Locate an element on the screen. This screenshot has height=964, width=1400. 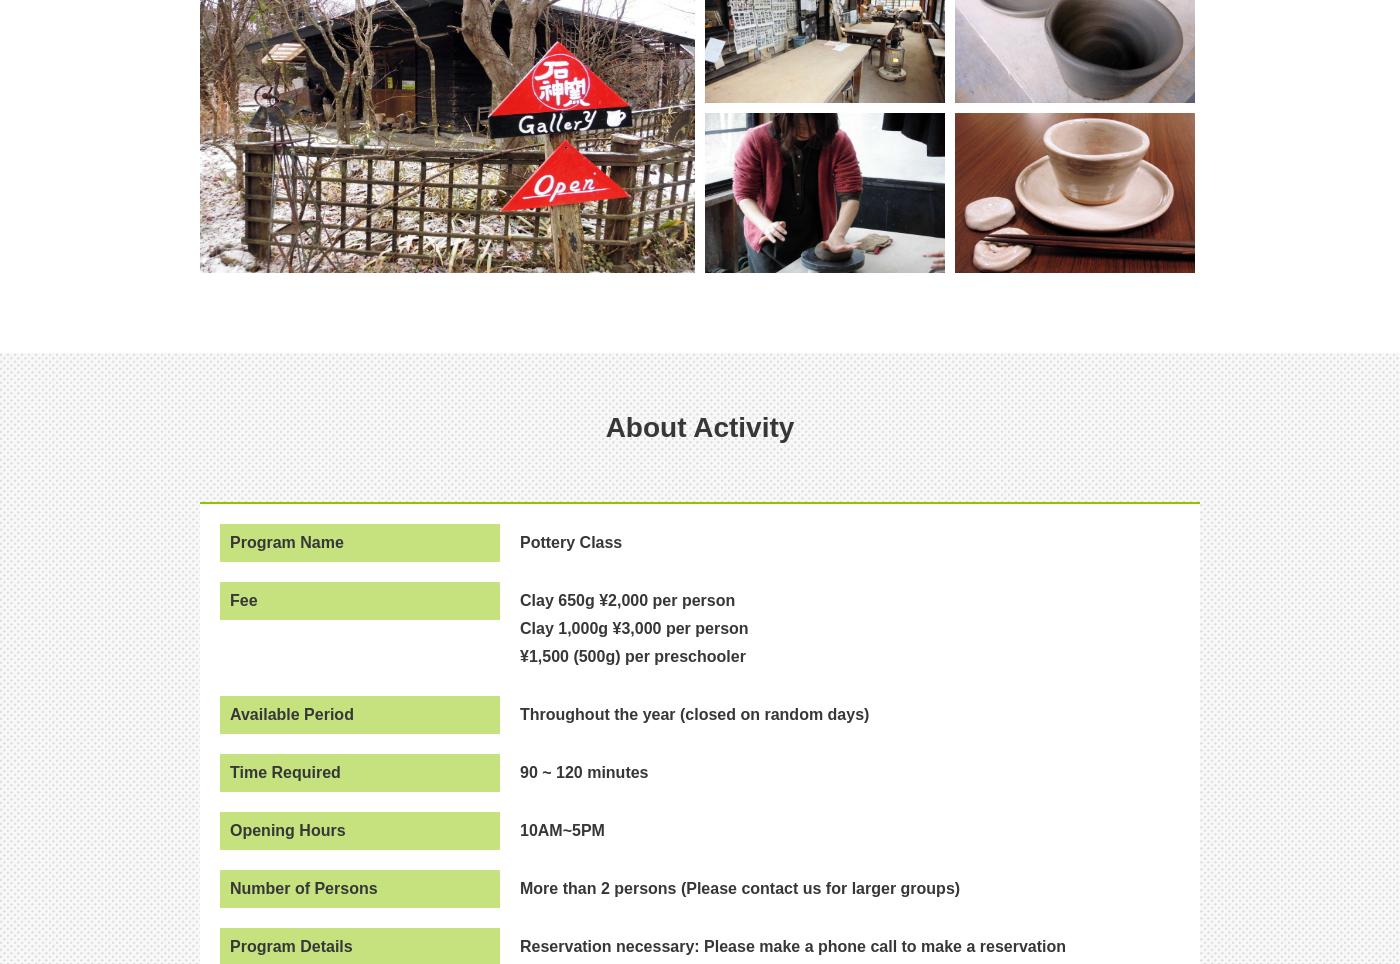
'Fee' is located at coordinates (230, 598).